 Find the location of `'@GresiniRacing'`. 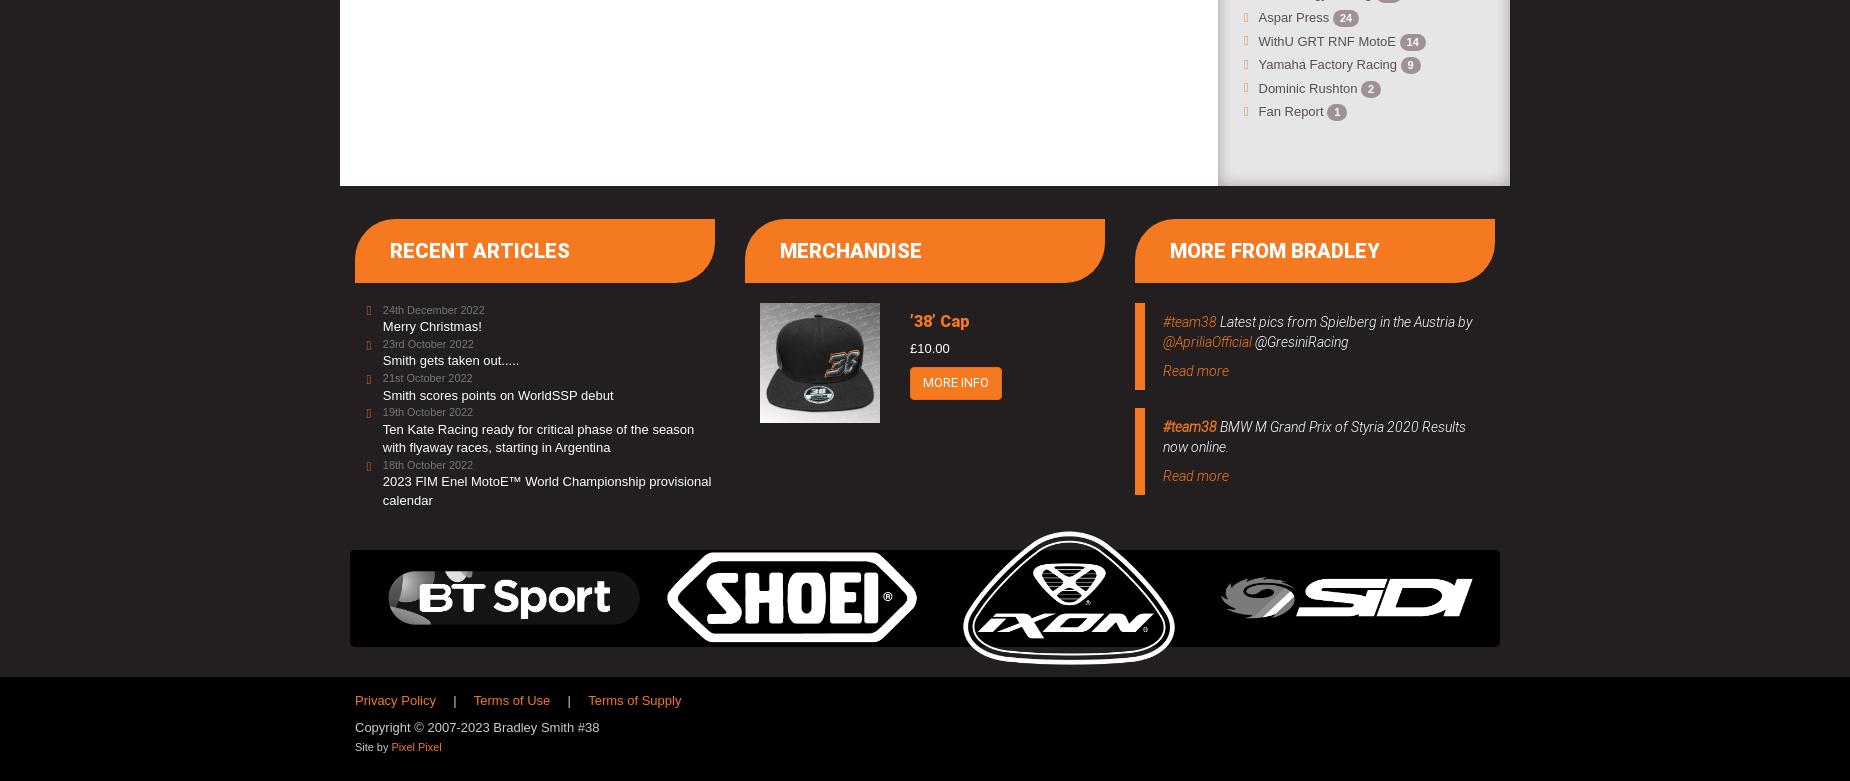

'@GresiniRacing' is located at coordinates (1301, 340).